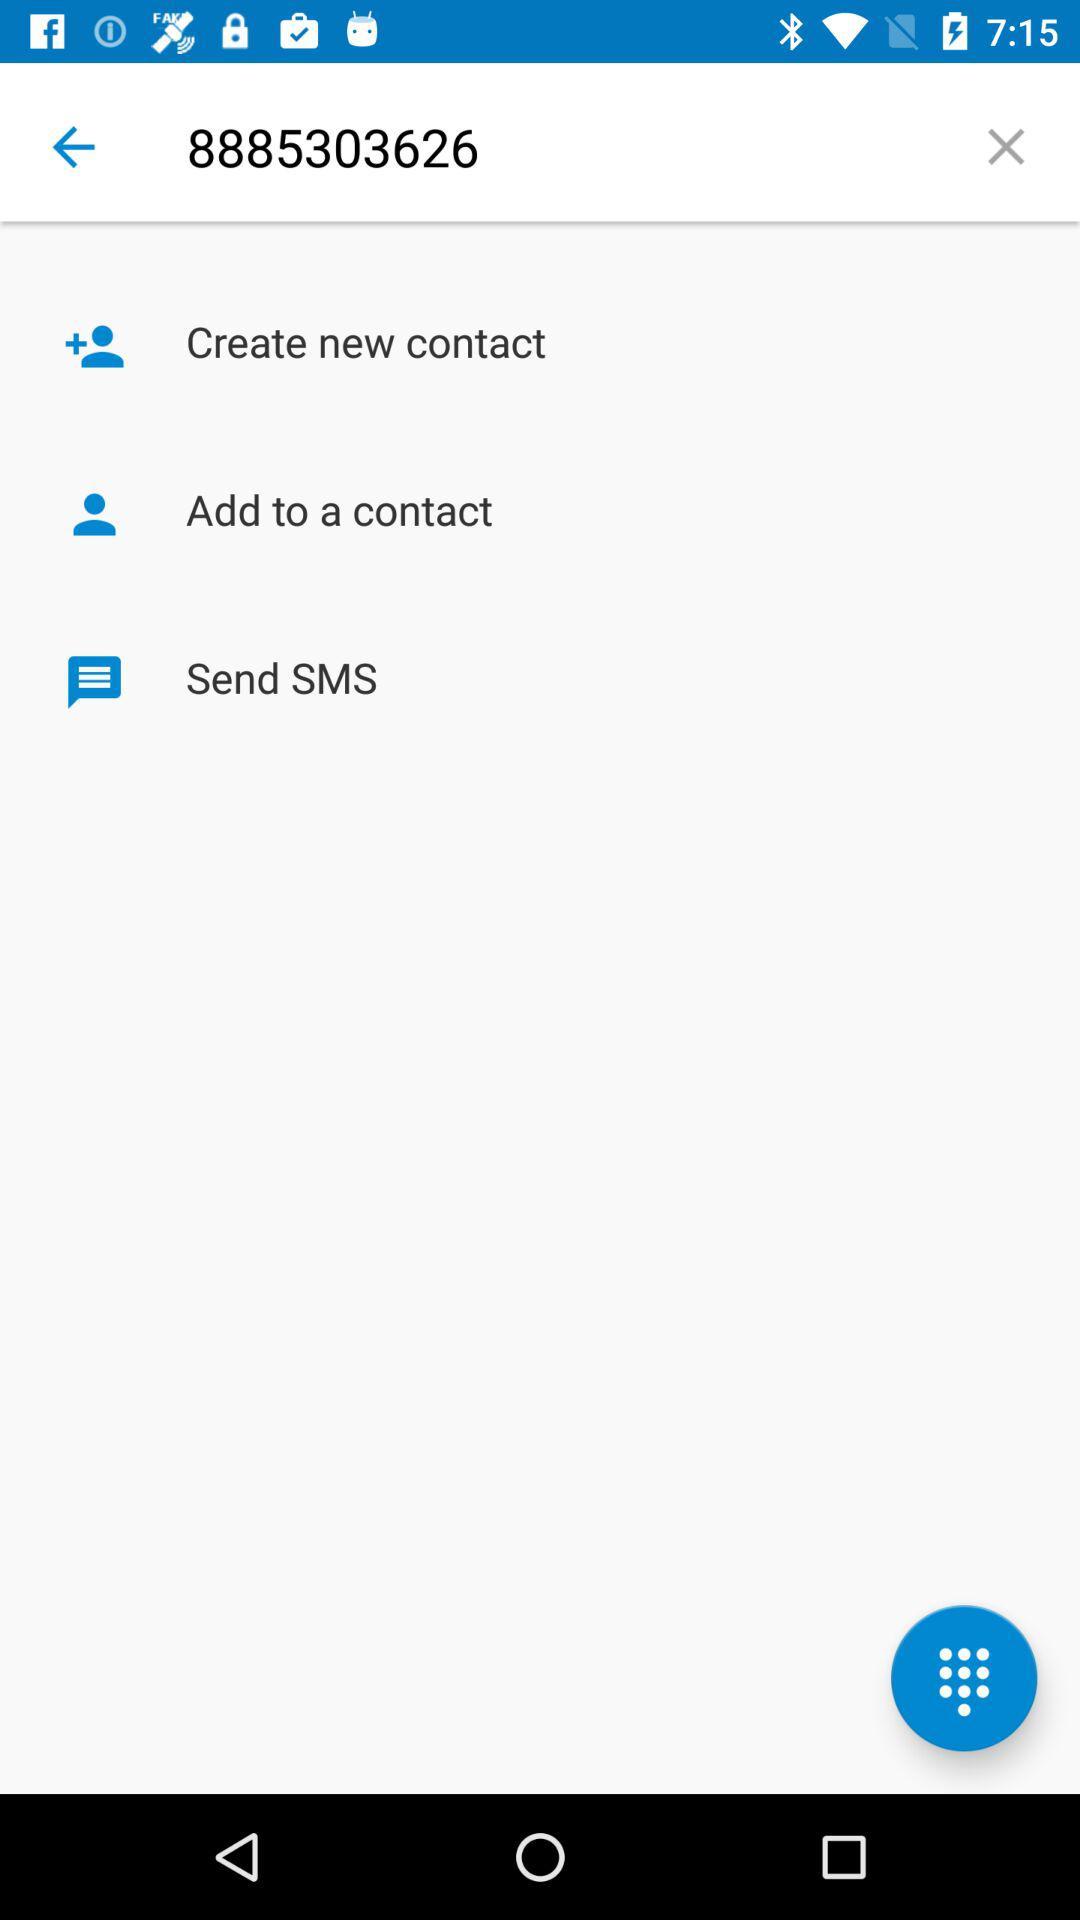 This screenshot has width=1080, height=1920. Describe the element at coordinates (963, 1678) in the screenshot. I see `the dialpad icon` at that location.